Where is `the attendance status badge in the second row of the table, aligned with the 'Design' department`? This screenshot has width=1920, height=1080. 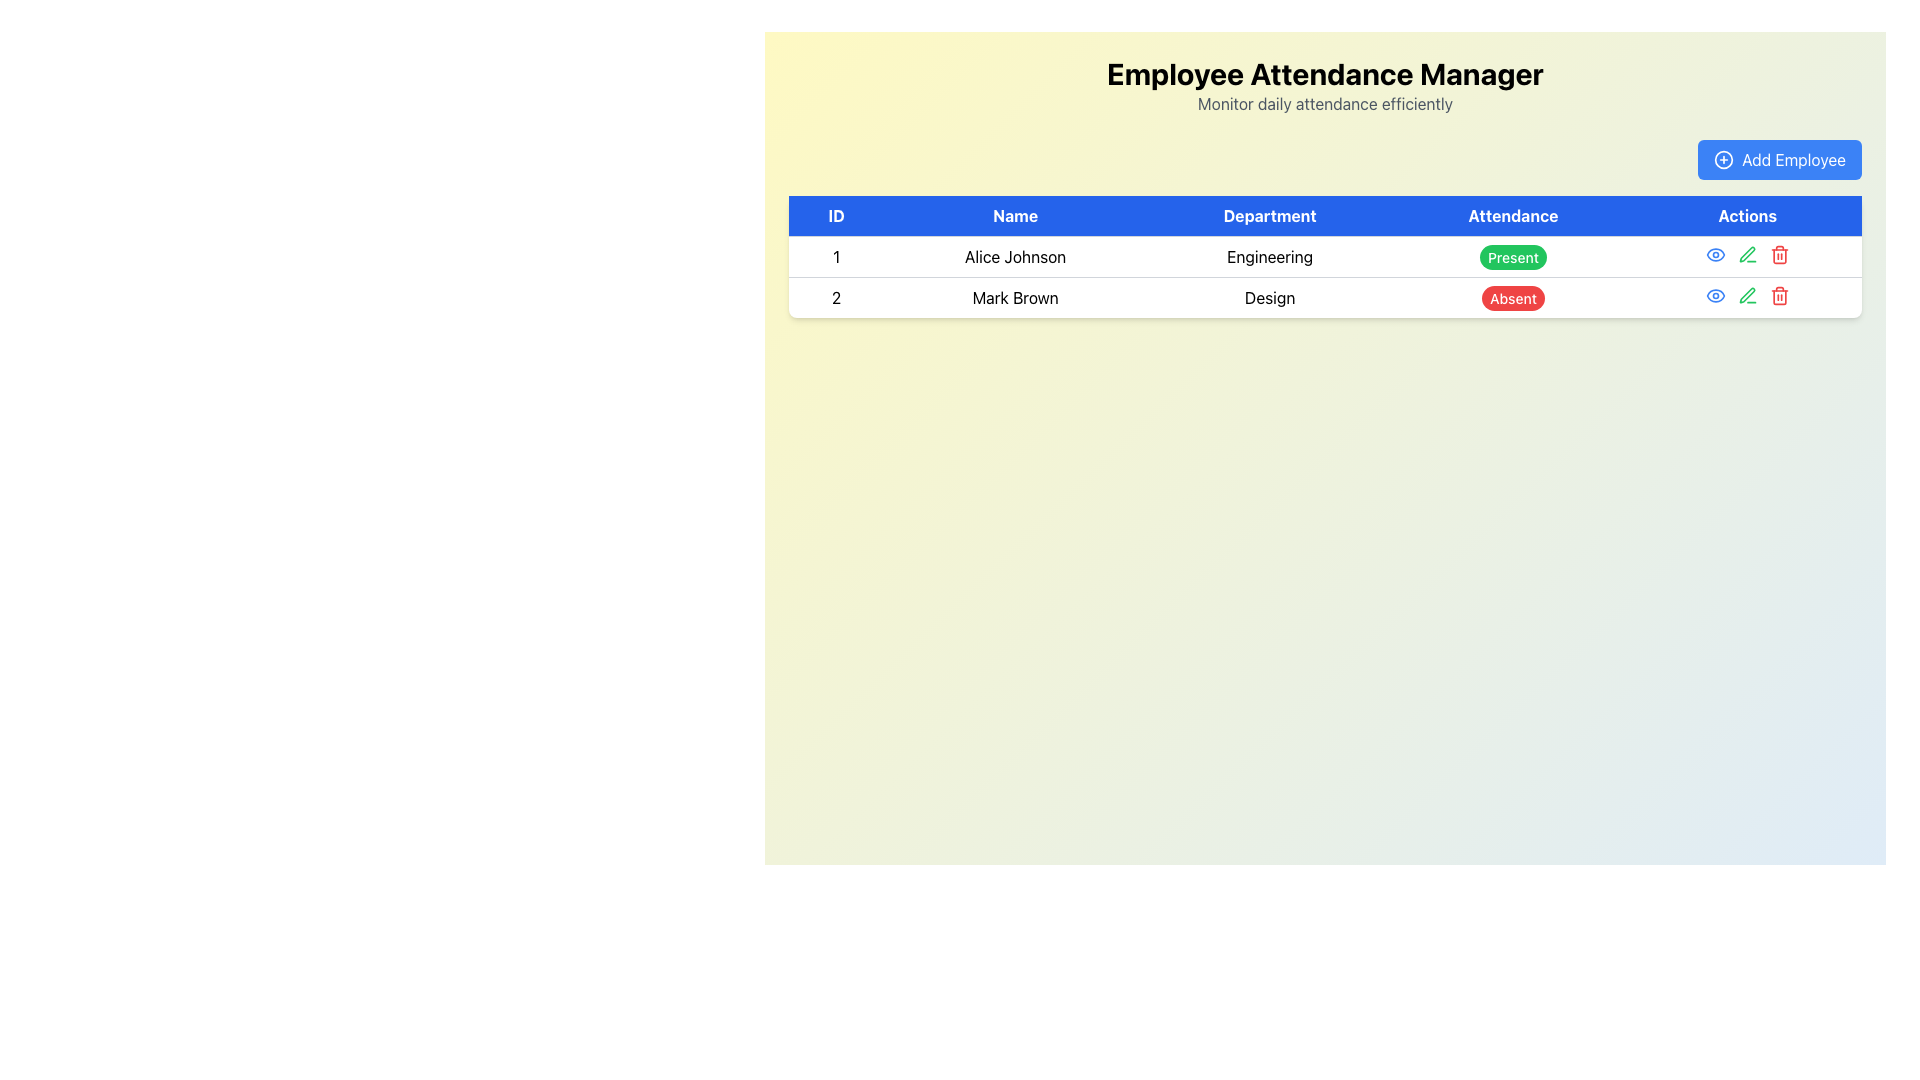 the attendance status badge in the second row of the table, aligned with the 'Design' department is located at coordinates (1513, 298).